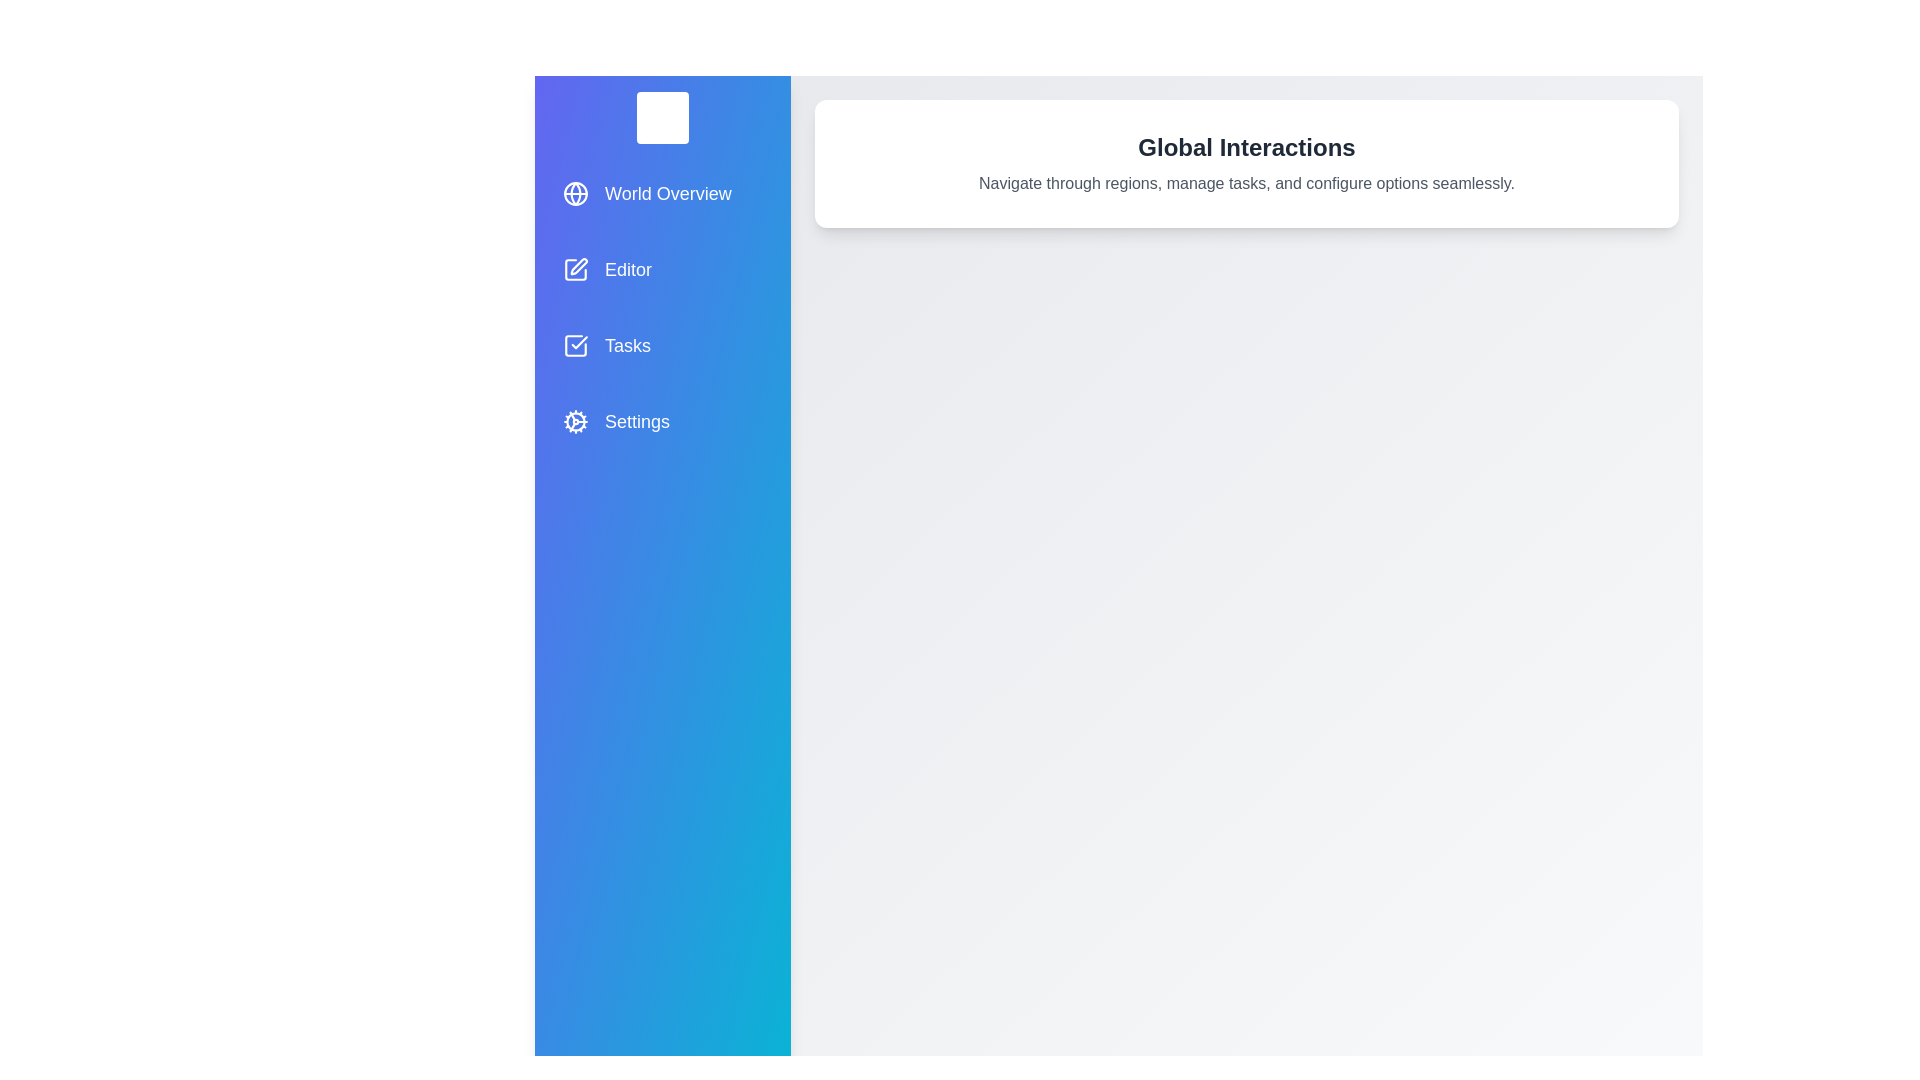 Image resolution: width=1920 pixels, height=1080 pixels. I want to click on the 'Settings' menu item in the drawer, so click(662, 420).